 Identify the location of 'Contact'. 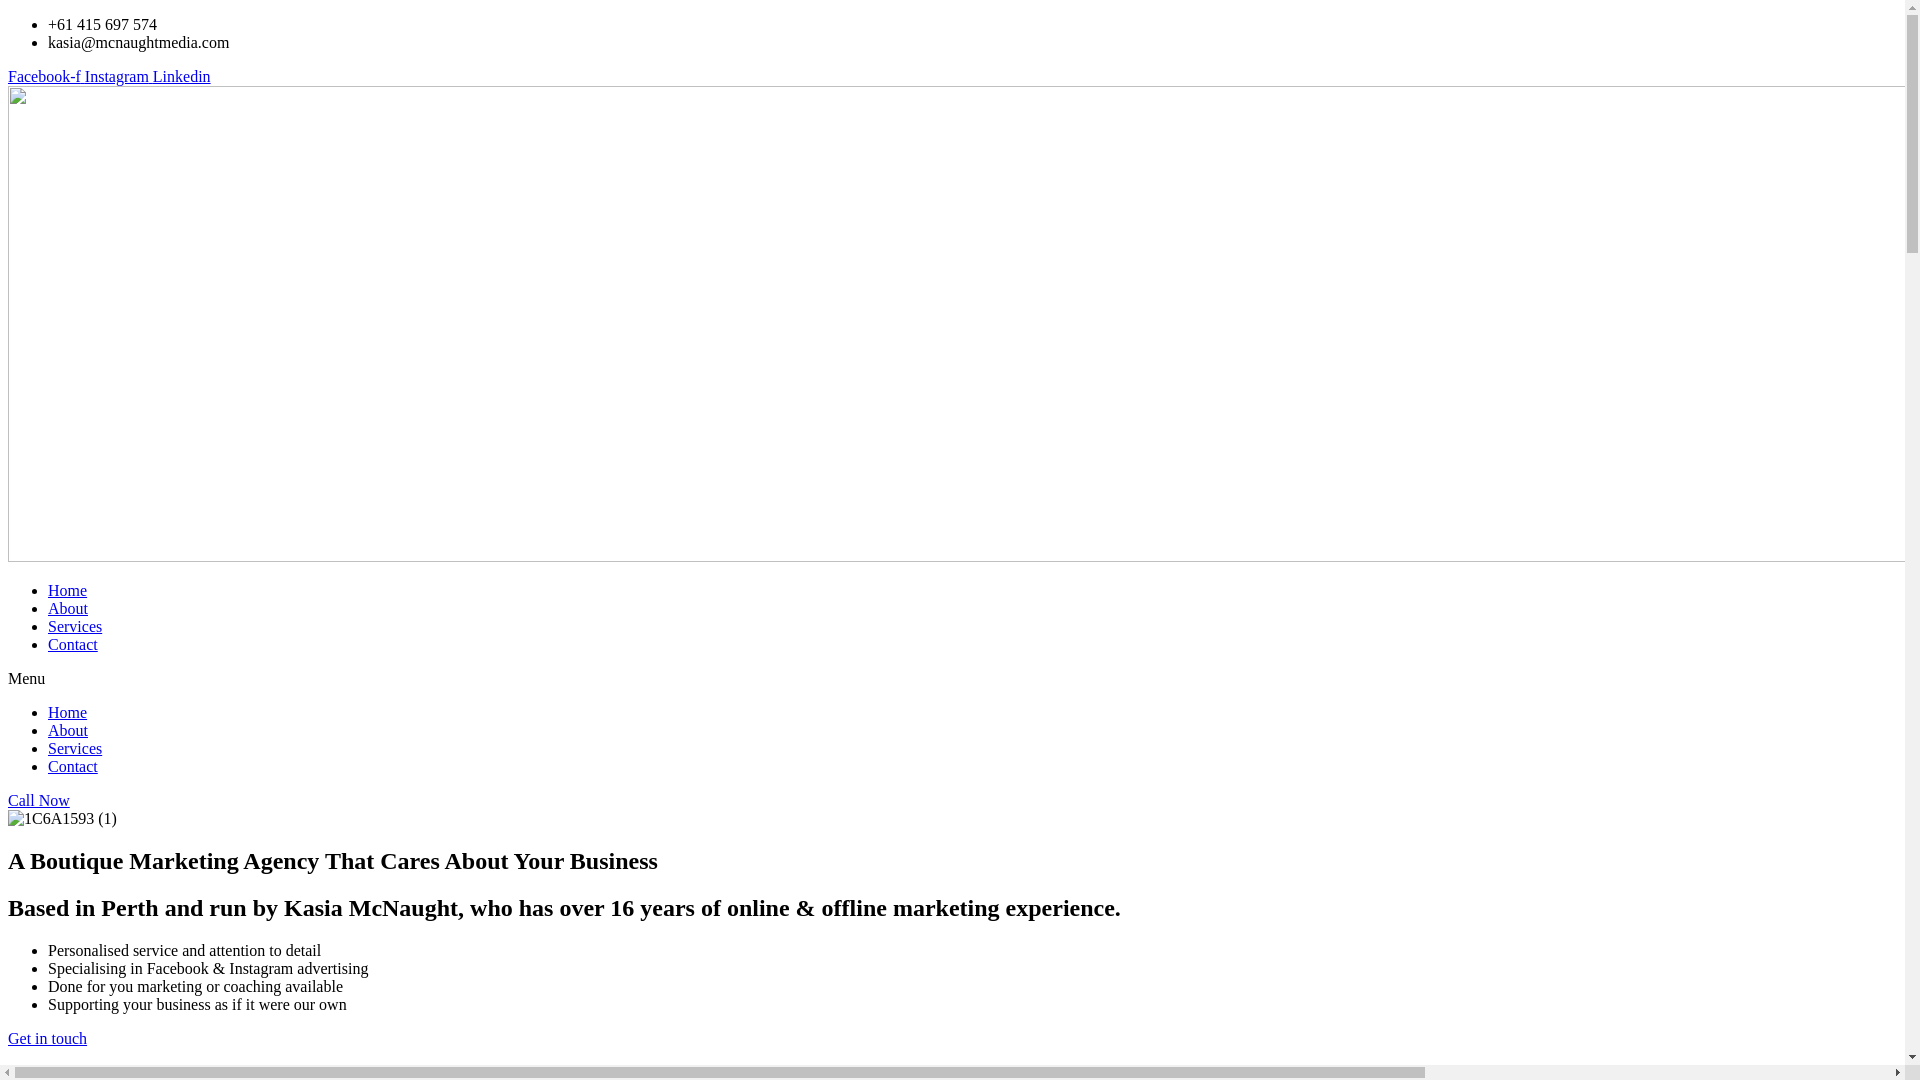
(72, 644).